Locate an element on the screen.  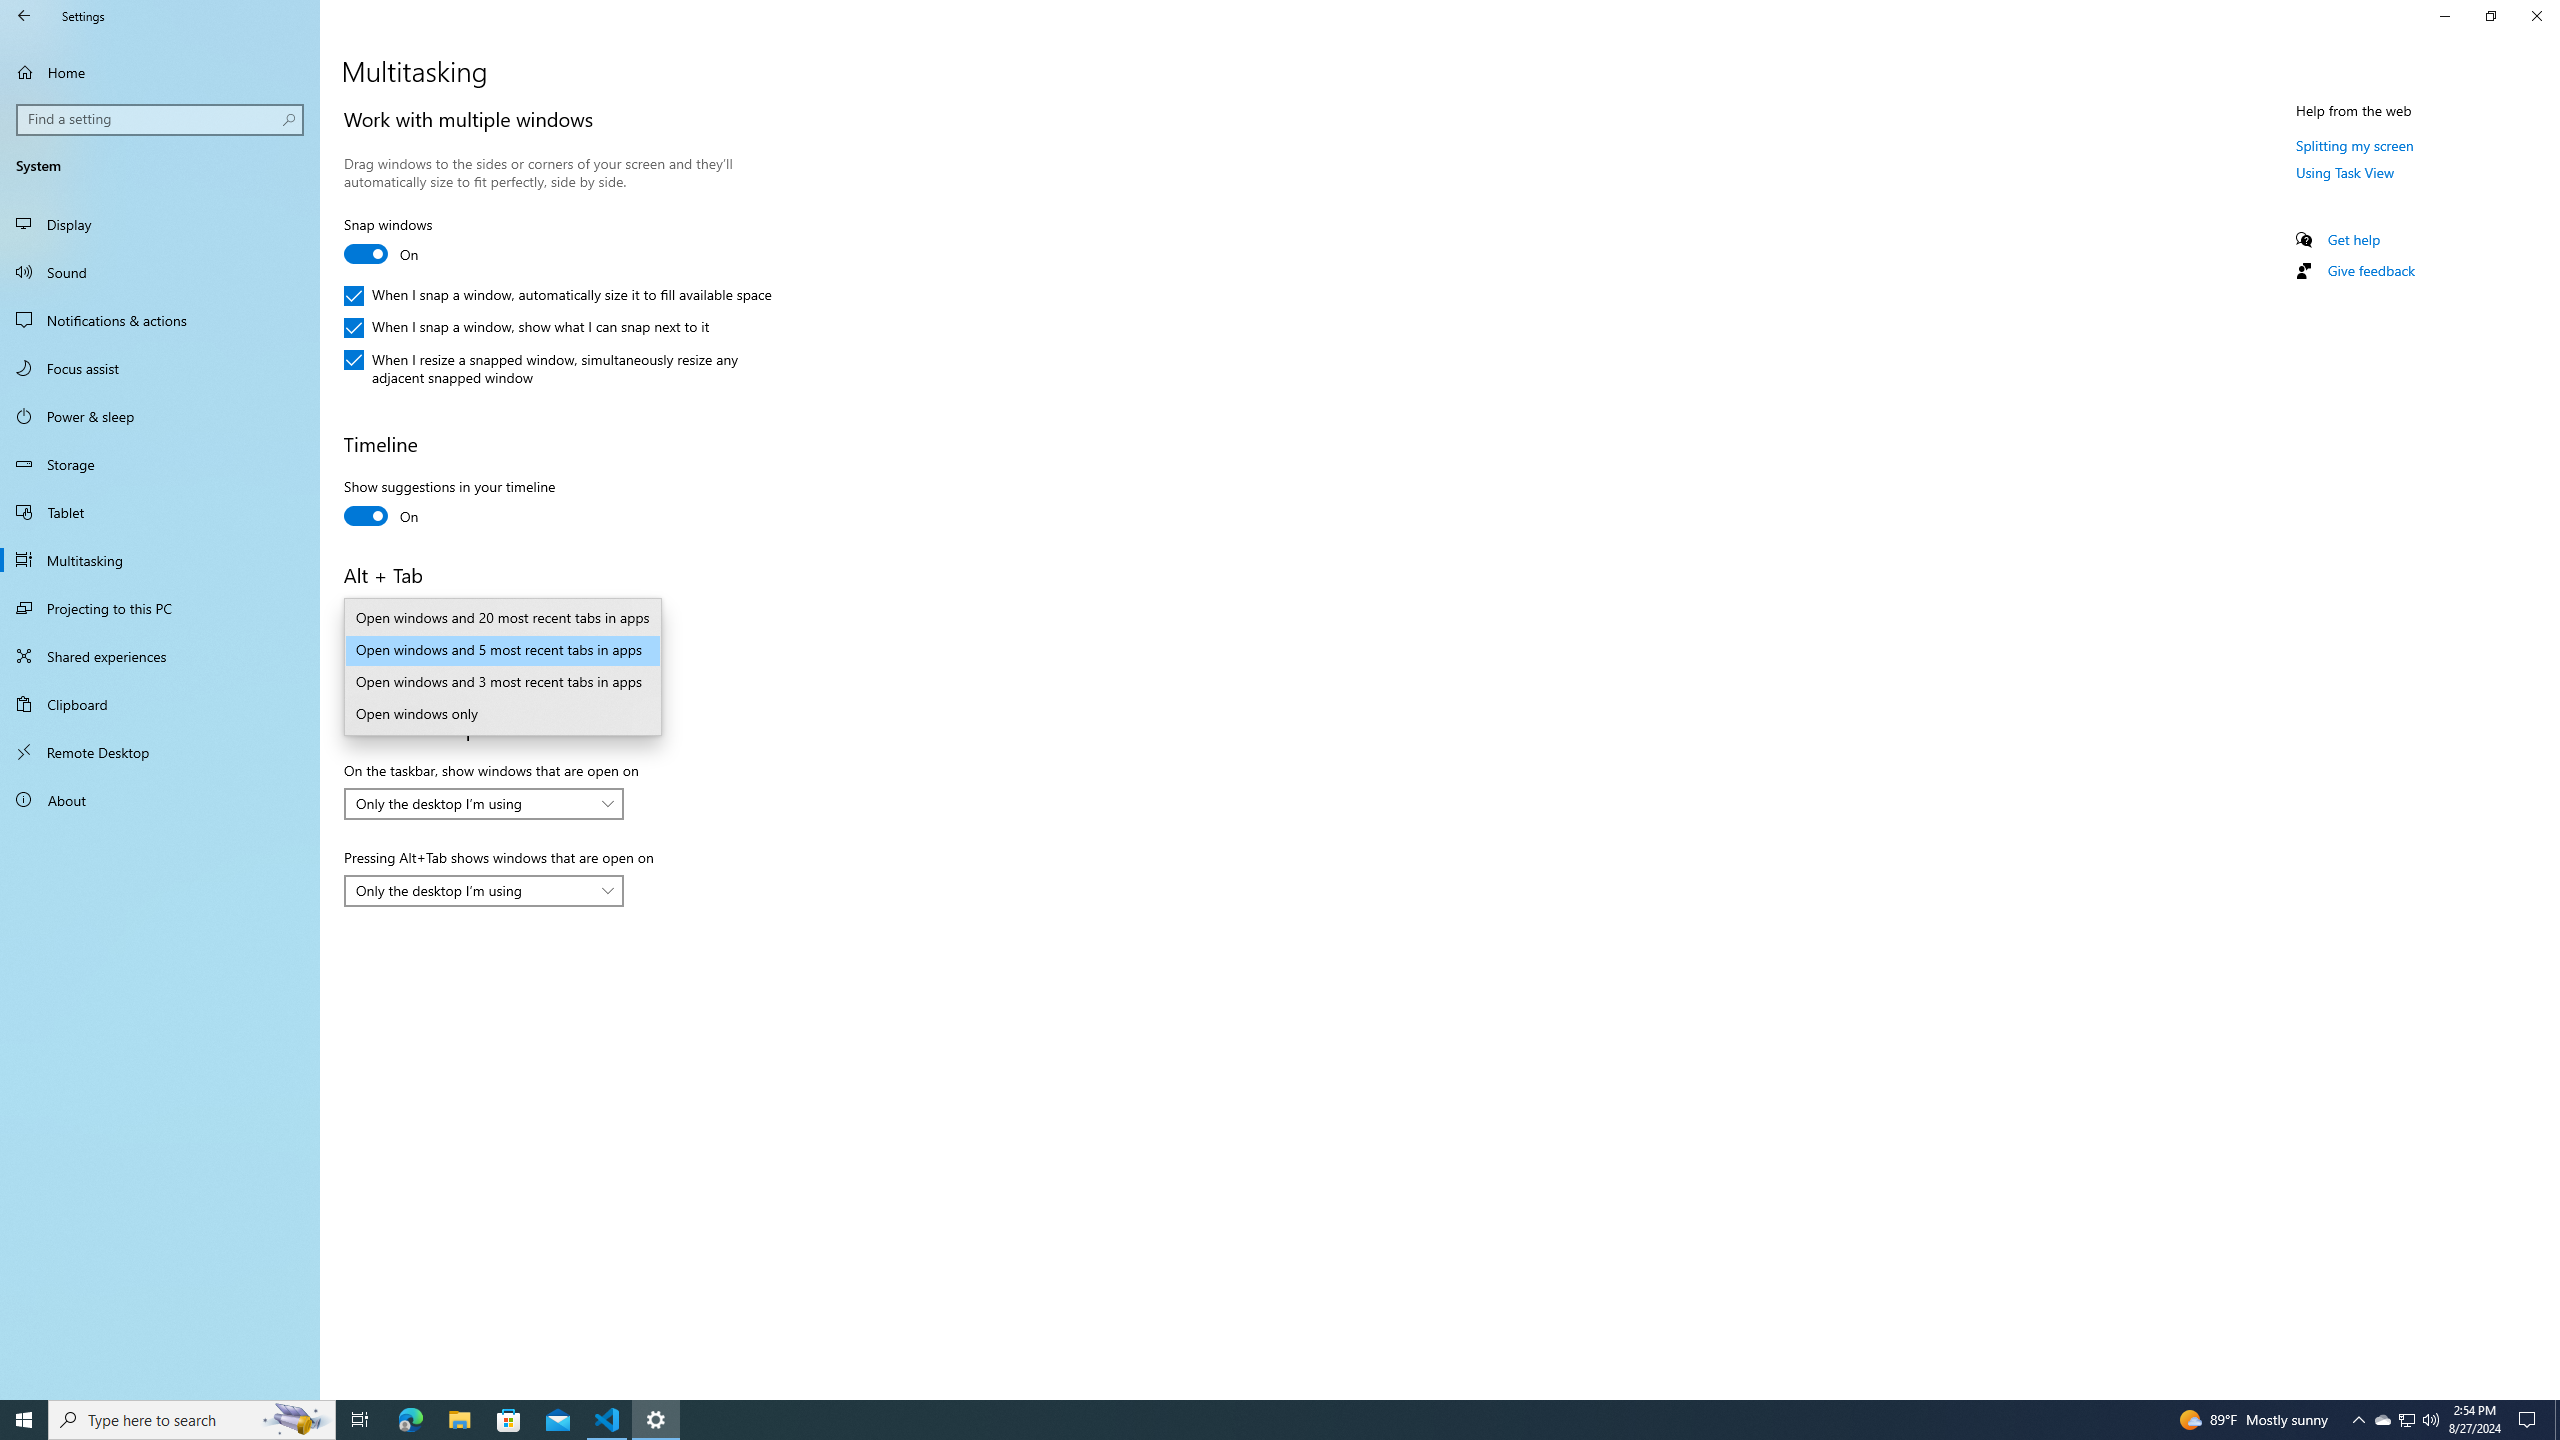
'Visual Studio Code - 1 running window' is located at coordinates (607, 1418).